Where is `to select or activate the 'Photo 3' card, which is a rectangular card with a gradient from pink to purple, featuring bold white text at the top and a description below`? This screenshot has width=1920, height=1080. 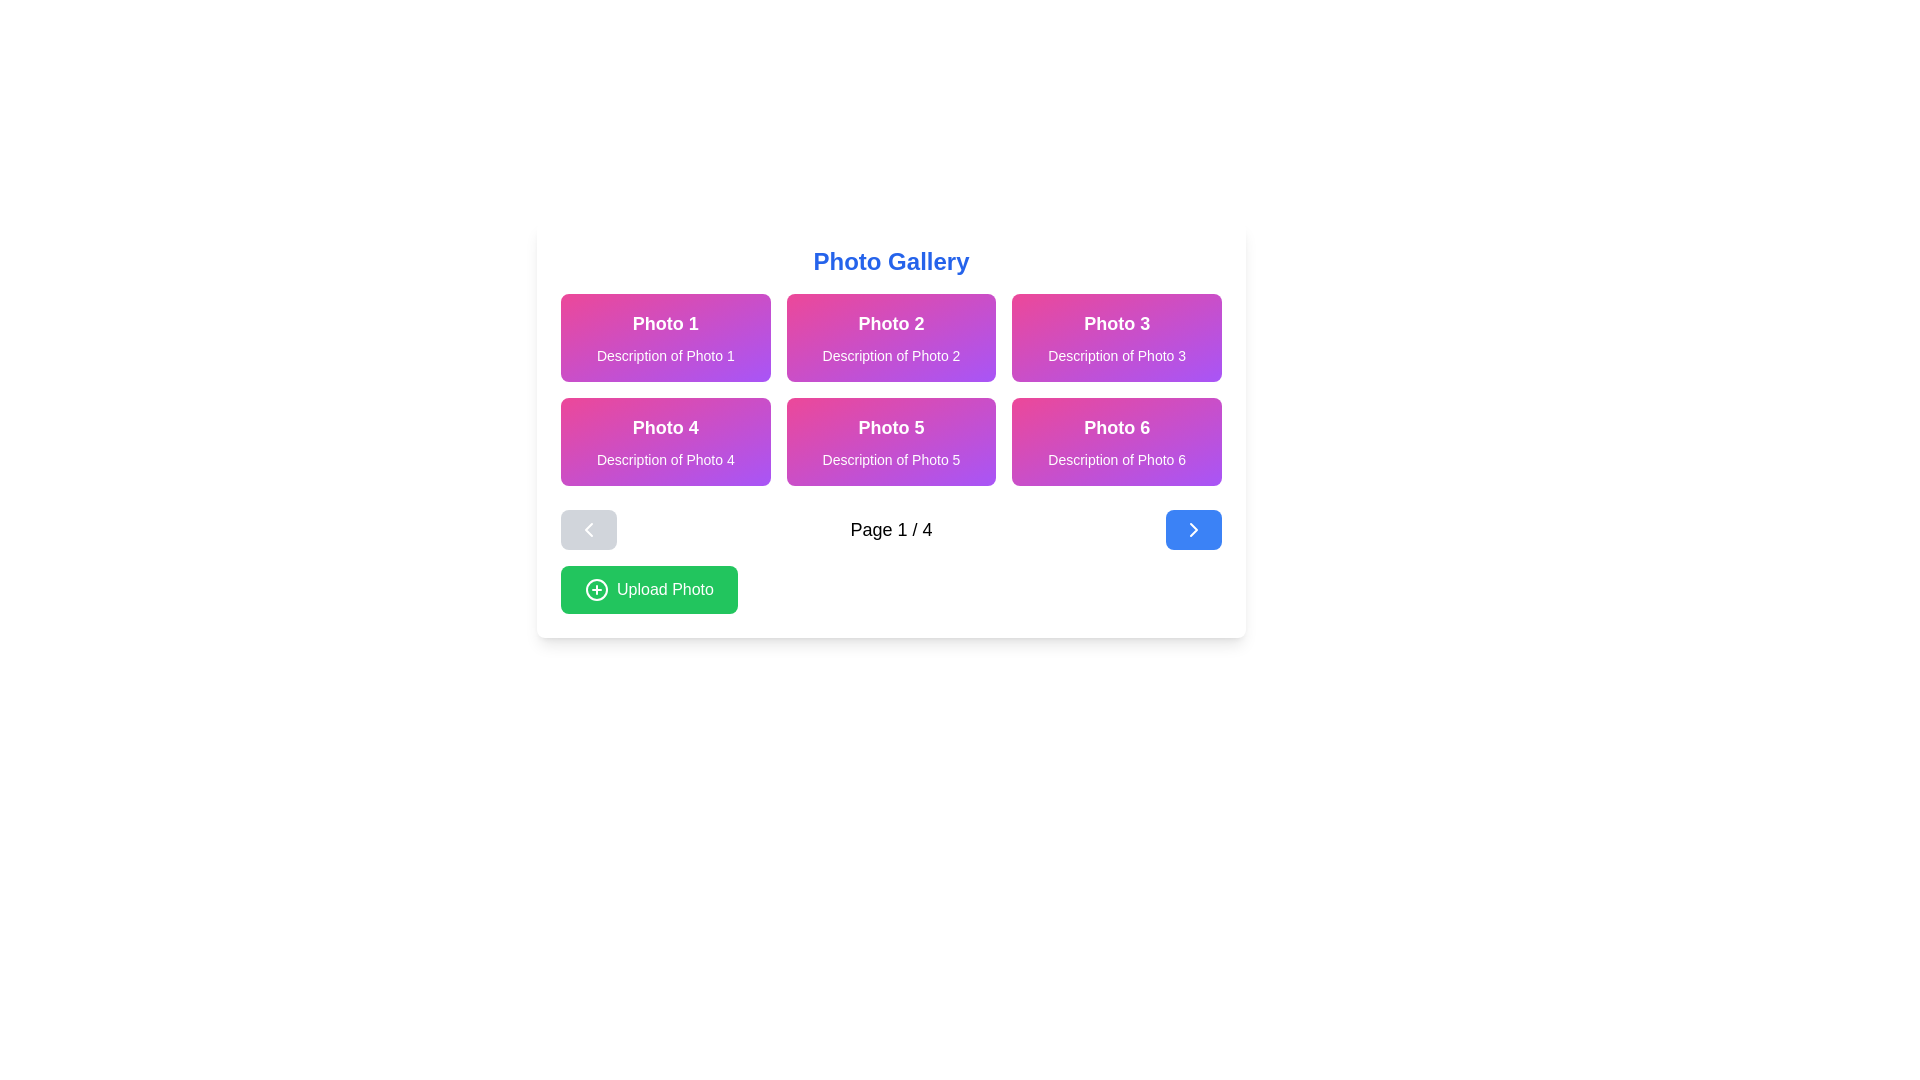
to select or activate the 'Photo 3' card, which is a rectangular card with a gradient from pink to purple, featuring bold white text at the top and a description below is located at coordinates (1116, 337).